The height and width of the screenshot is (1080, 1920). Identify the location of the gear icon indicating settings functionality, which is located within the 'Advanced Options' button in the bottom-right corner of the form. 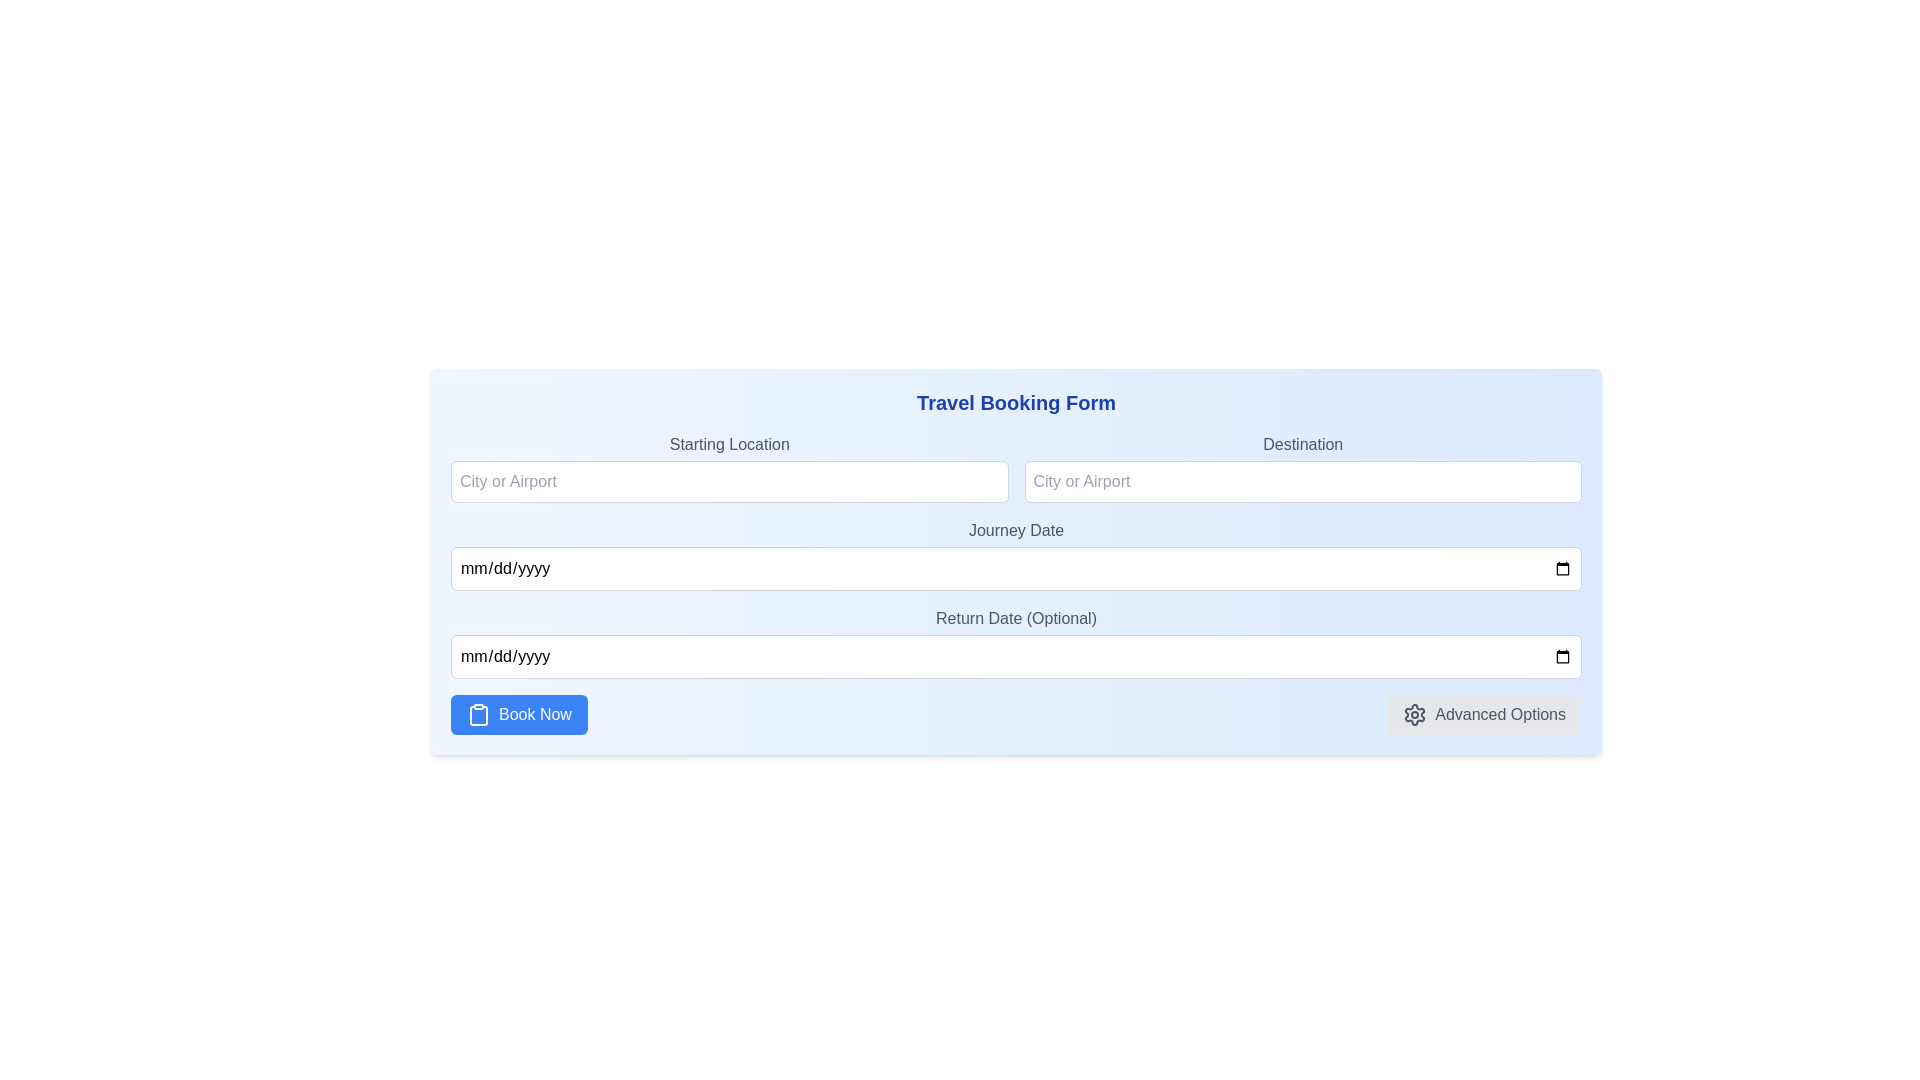
(1414, 713).